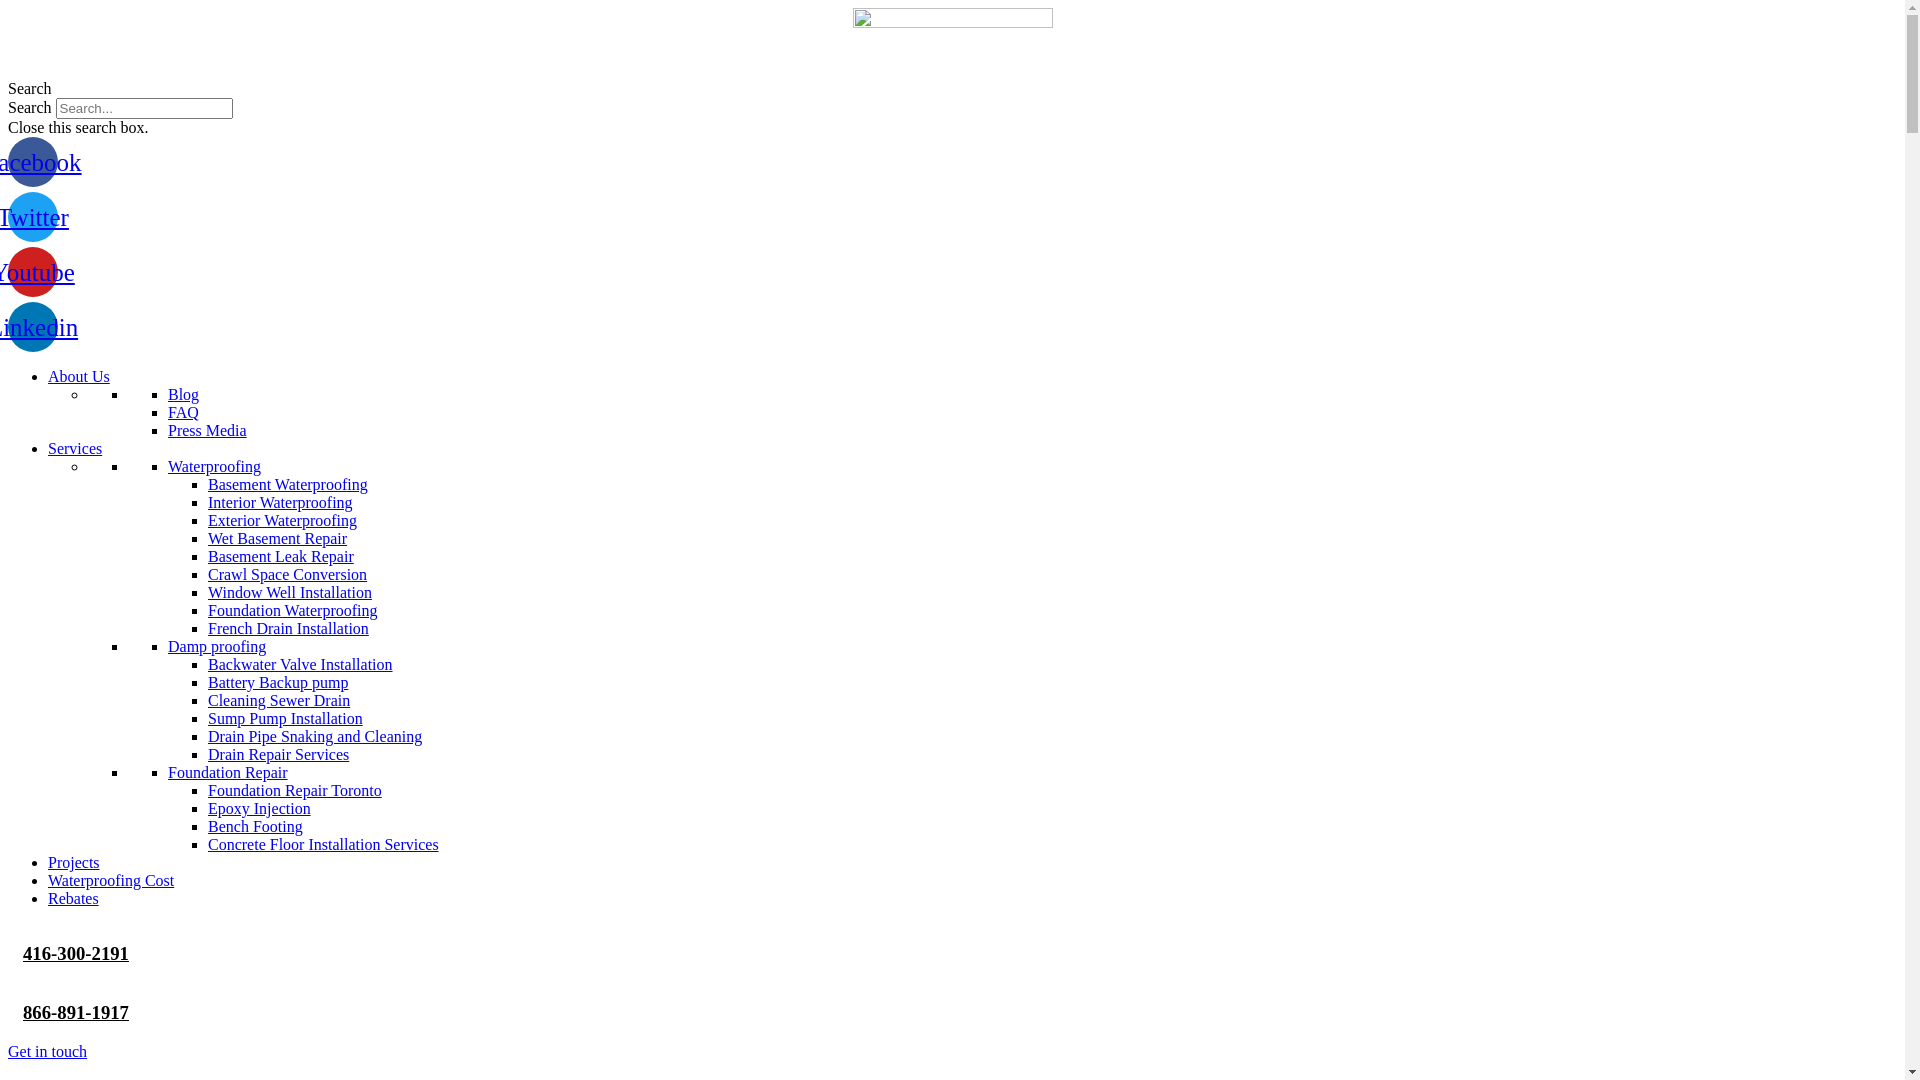 This screenshot has height=1080, width=1920. What do you see at coordinates (207, 681) in the screenshot?
I see `'Battery Backup pump'` at bounding box center [207, 681].